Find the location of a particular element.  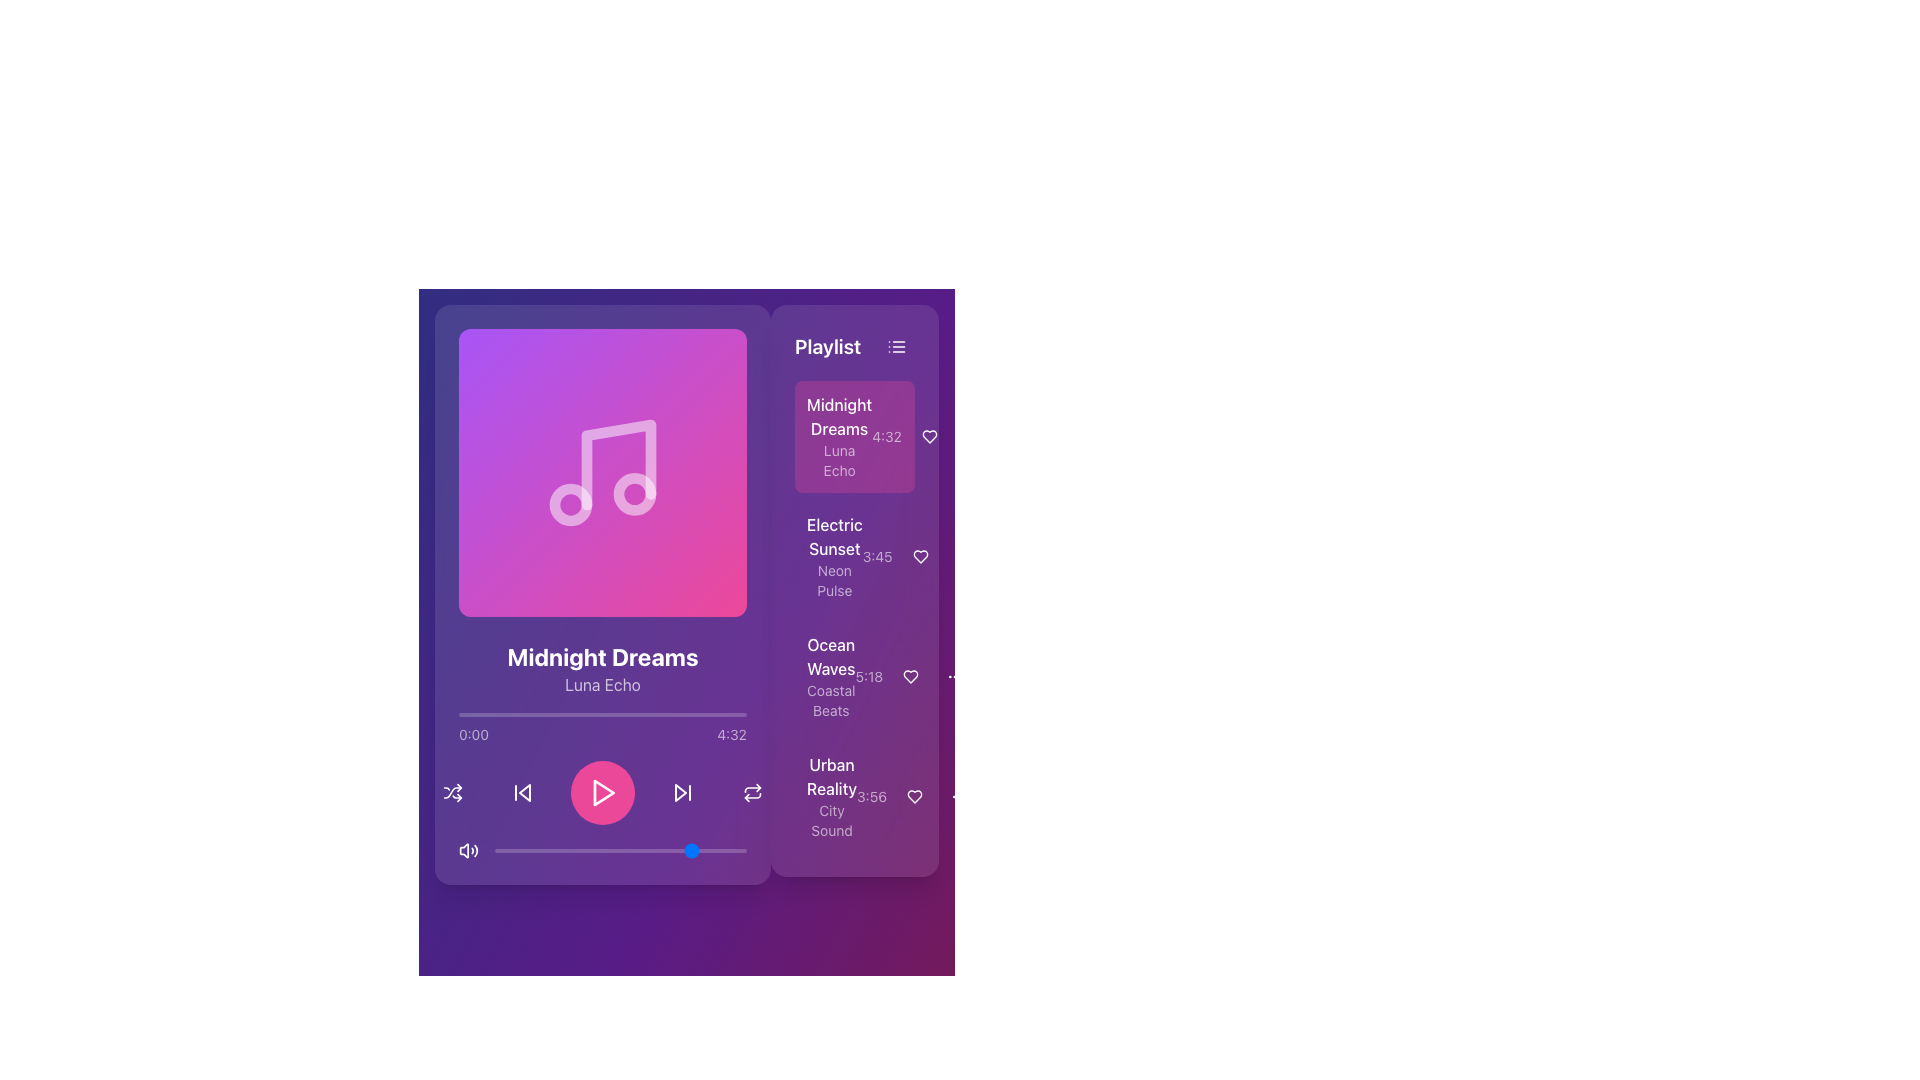

the volume icon component, which is a minimalist linear representation of a speaker with sound waves, located in the bottom-left section of the audio playback controls area is located at coordinates (463, 851).